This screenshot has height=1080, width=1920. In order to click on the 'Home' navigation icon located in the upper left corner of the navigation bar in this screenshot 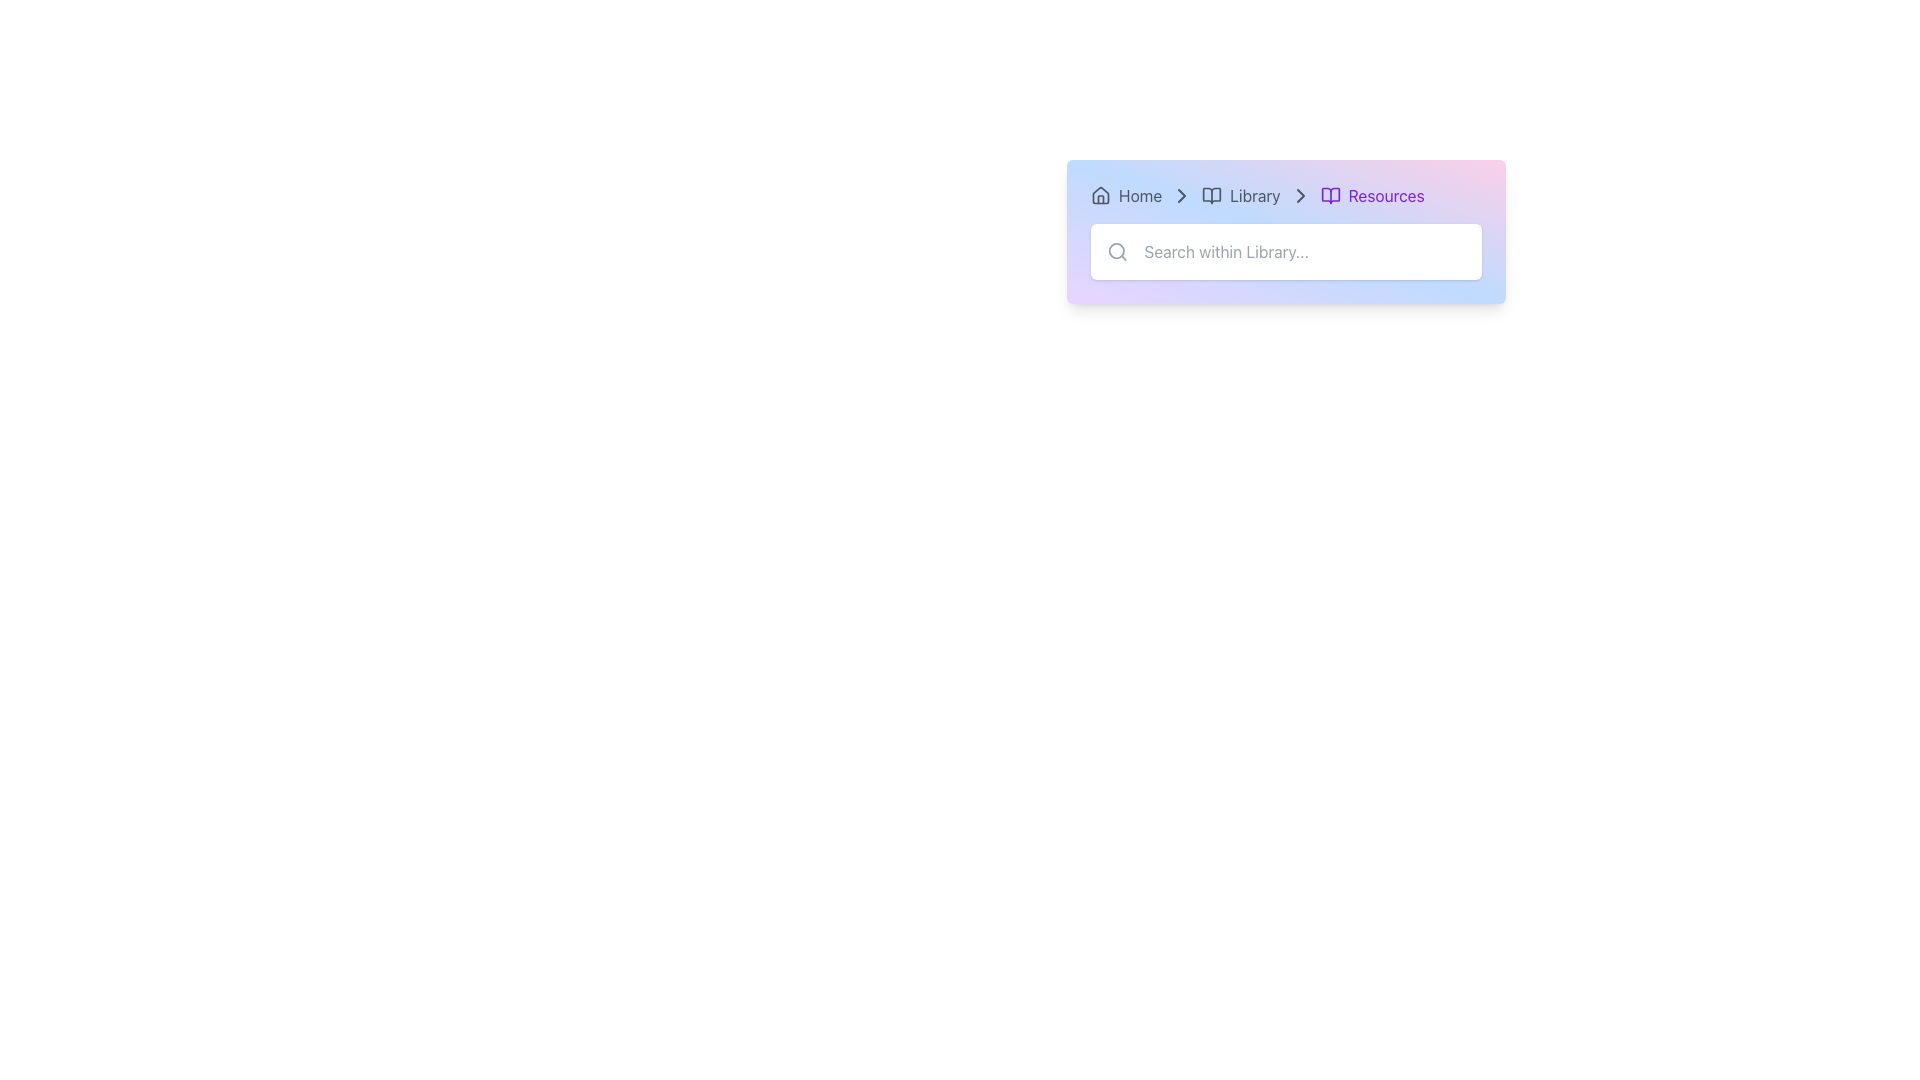, I will do `click(1099, 195)`.